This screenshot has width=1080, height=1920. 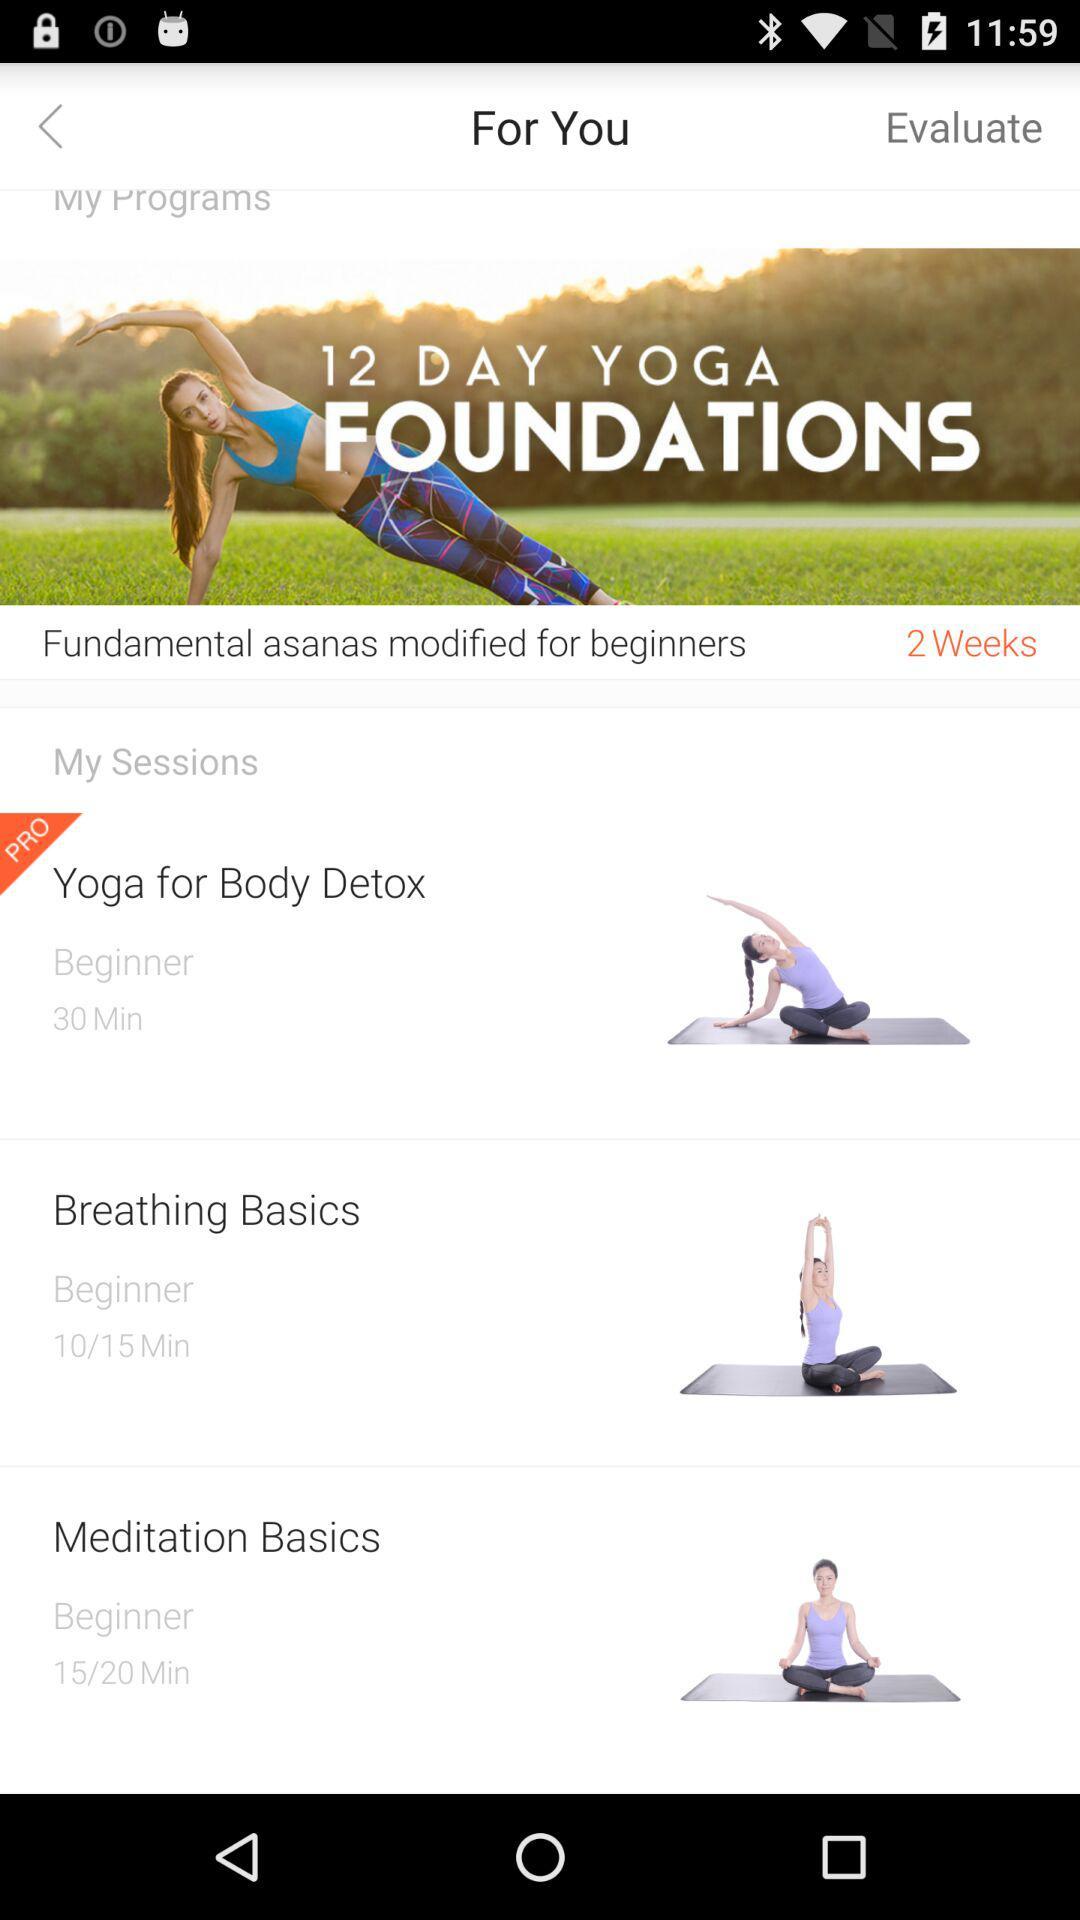 I want to click on the breathing basics, so click(x=351, y=1207).